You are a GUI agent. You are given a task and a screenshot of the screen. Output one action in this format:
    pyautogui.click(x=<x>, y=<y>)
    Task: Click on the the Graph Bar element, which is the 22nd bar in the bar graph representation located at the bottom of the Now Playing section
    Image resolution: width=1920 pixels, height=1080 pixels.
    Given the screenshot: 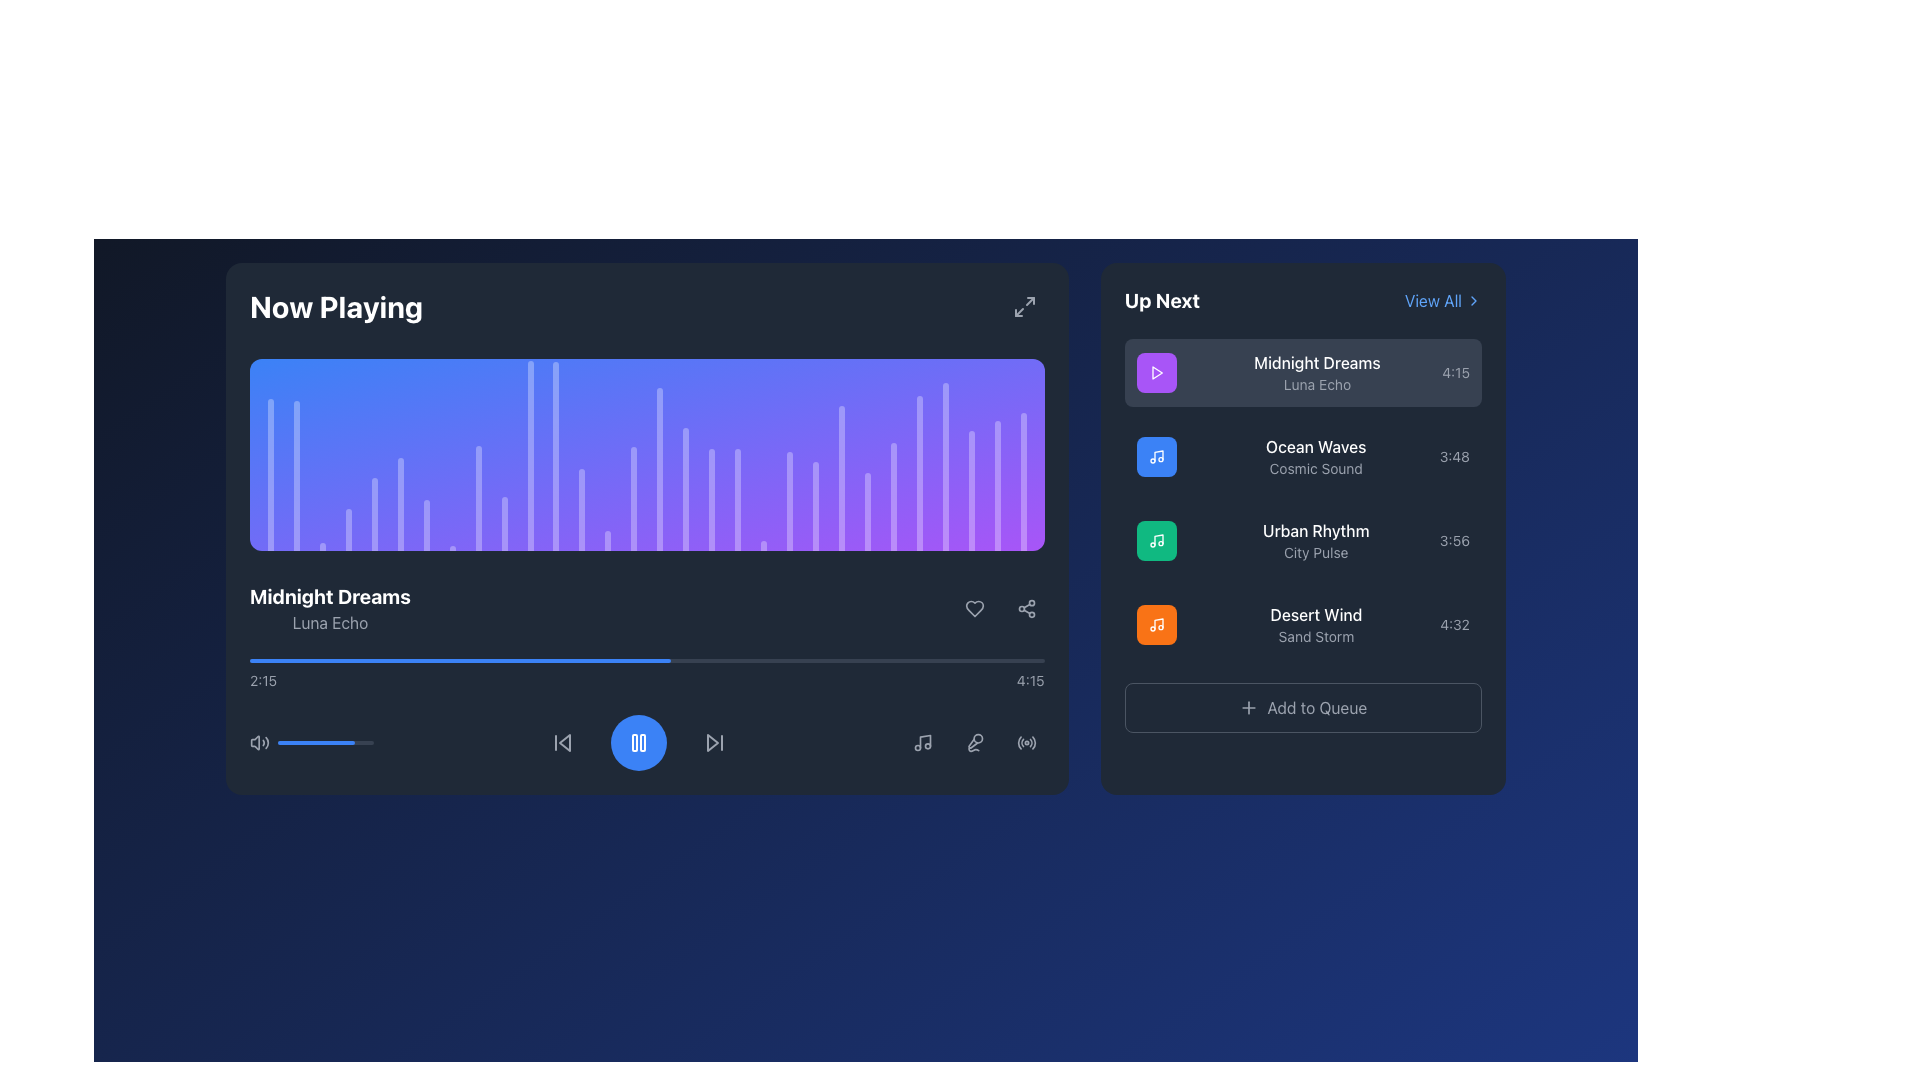 What is the action you would take?
    pyautogui.click(x=841, y=478)
    